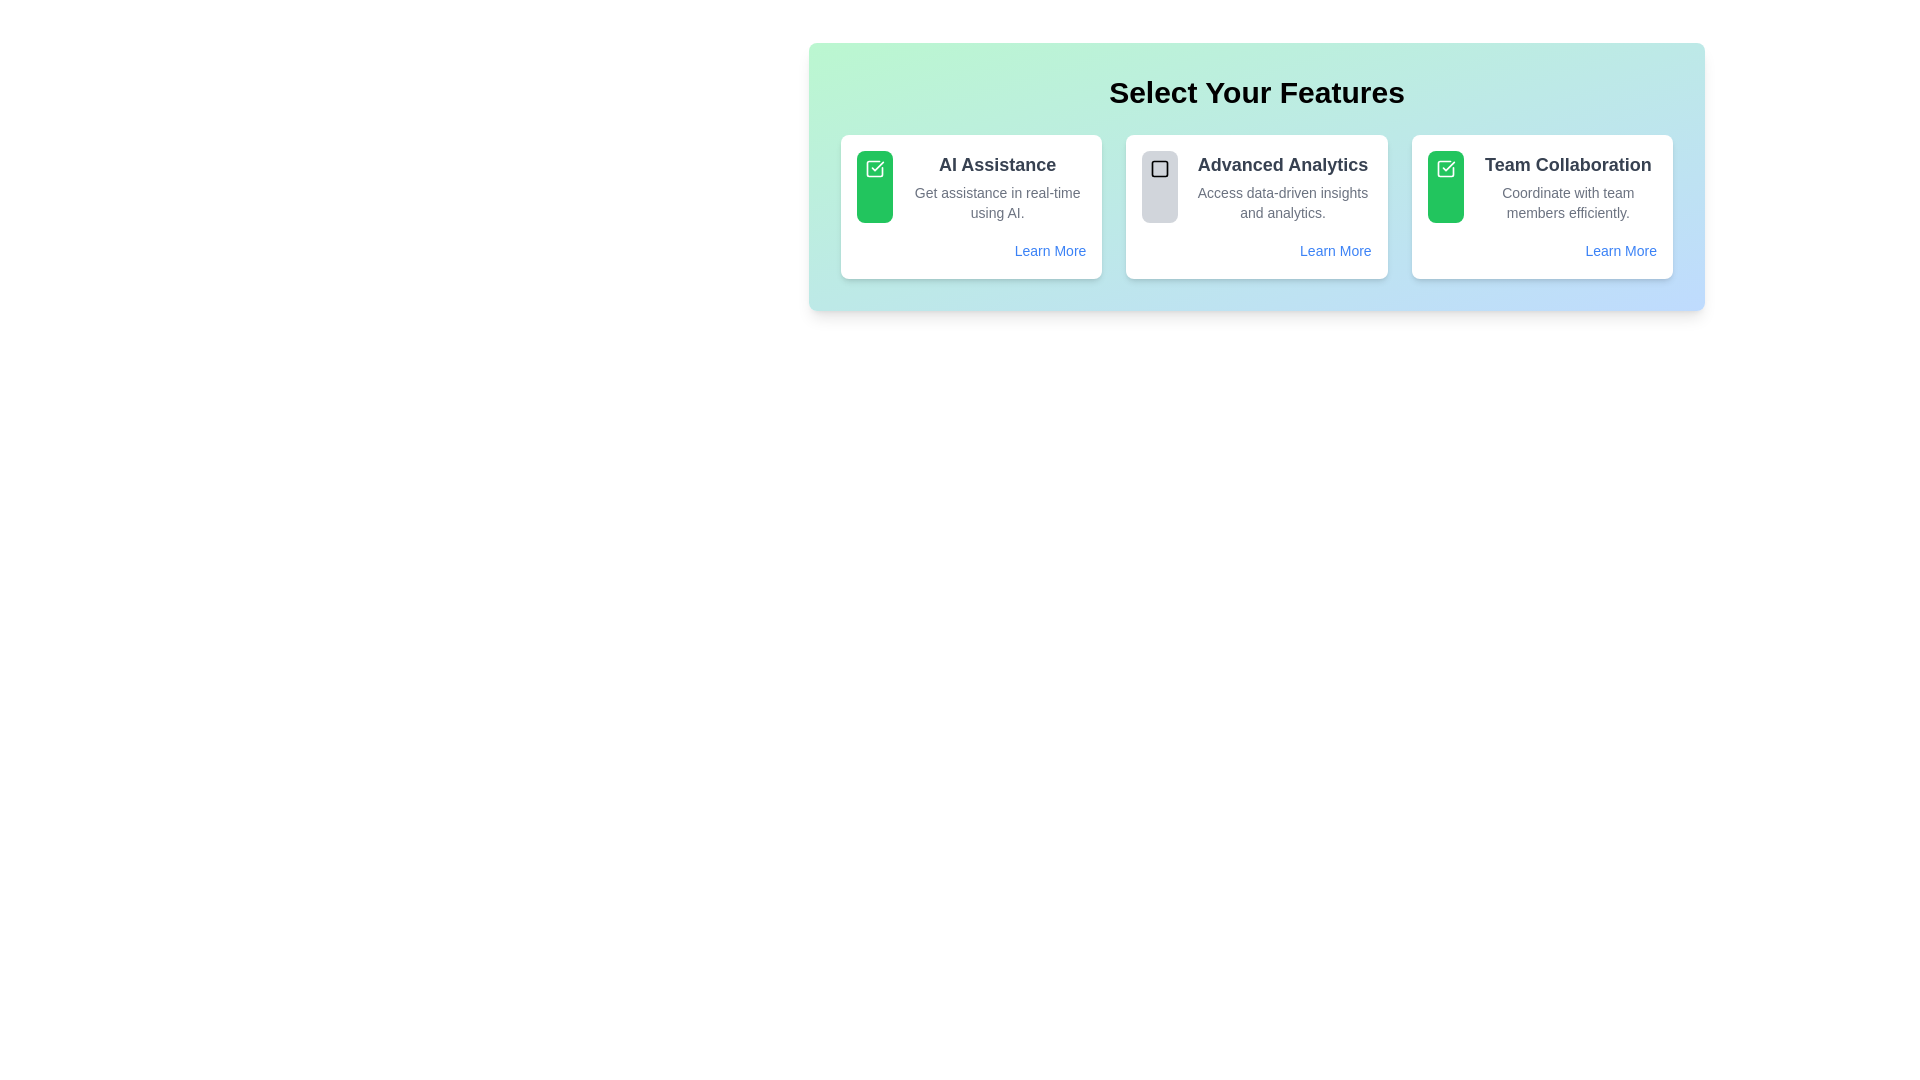 The width and height of the screenshot is (1920, 1080). Describe the element at coordinates (1282, 203) in the screenshot. I see `the descriptive text label that reads 'Access data-driven insights and analytics.' positioned below 'Advanced Analytics'` at that location.